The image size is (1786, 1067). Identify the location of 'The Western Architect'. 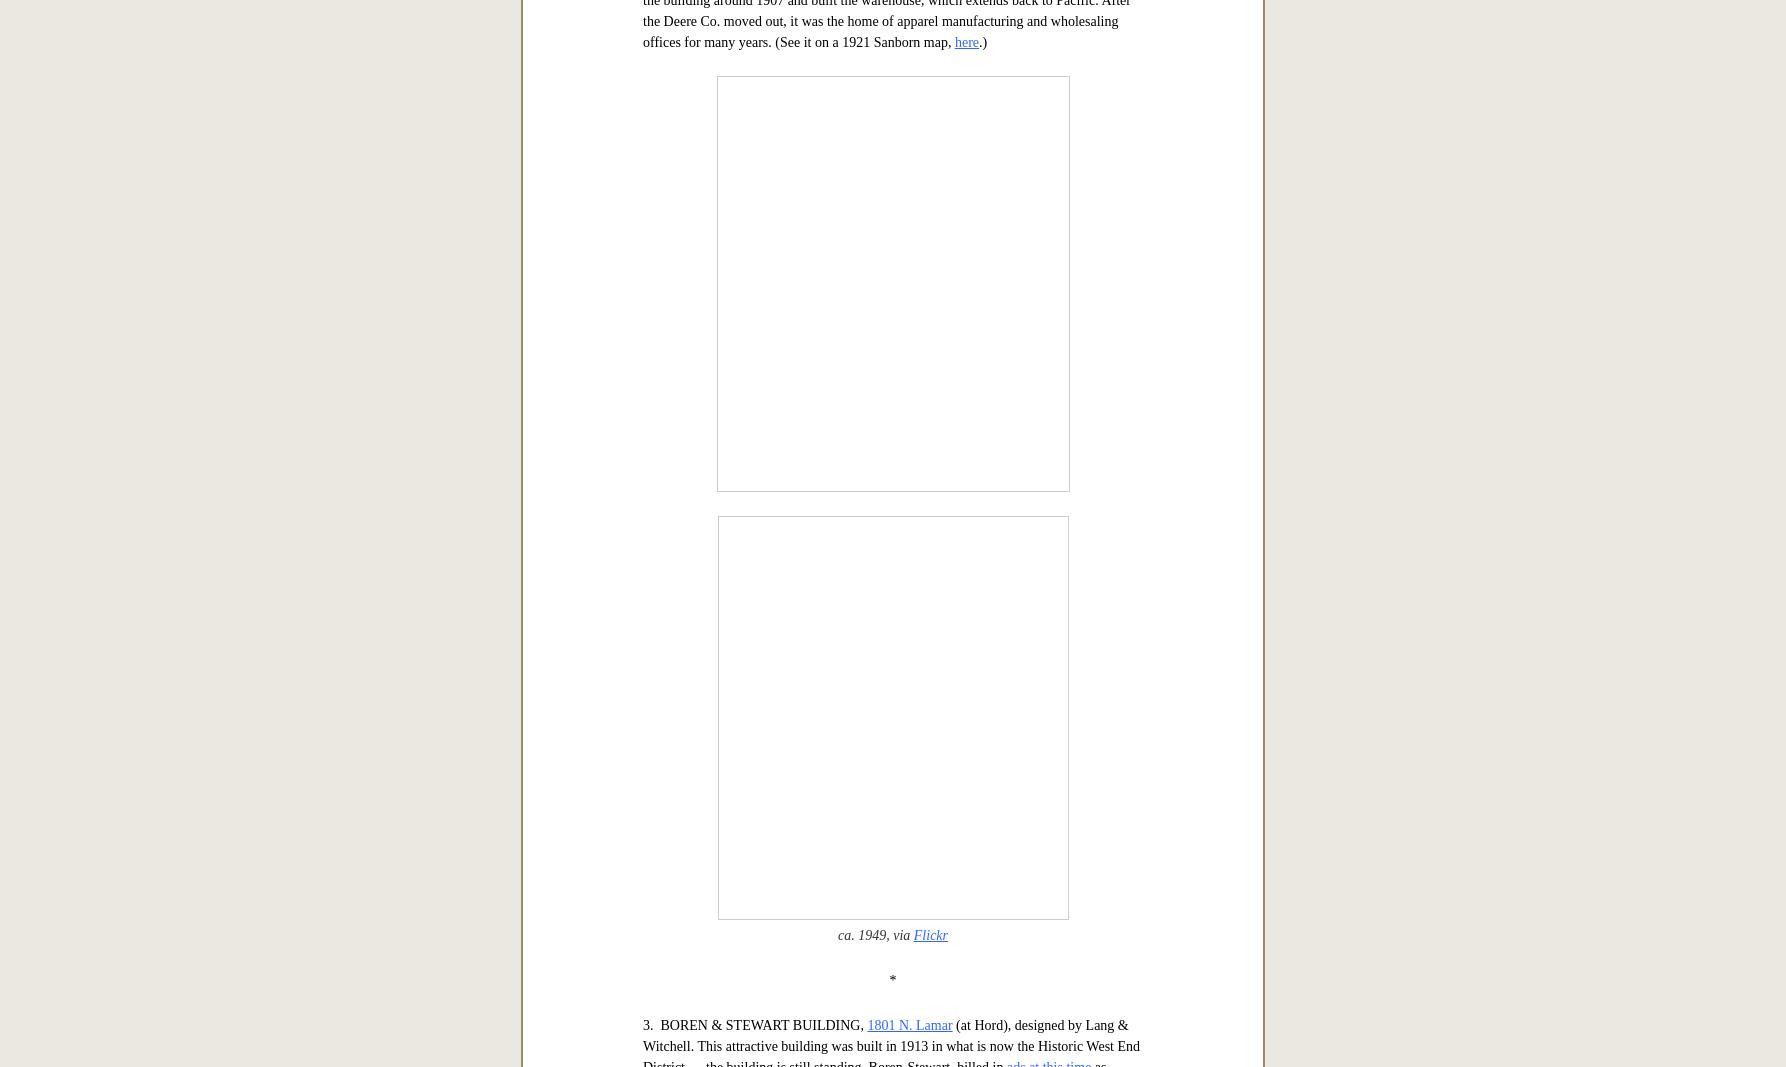
(891, 34).